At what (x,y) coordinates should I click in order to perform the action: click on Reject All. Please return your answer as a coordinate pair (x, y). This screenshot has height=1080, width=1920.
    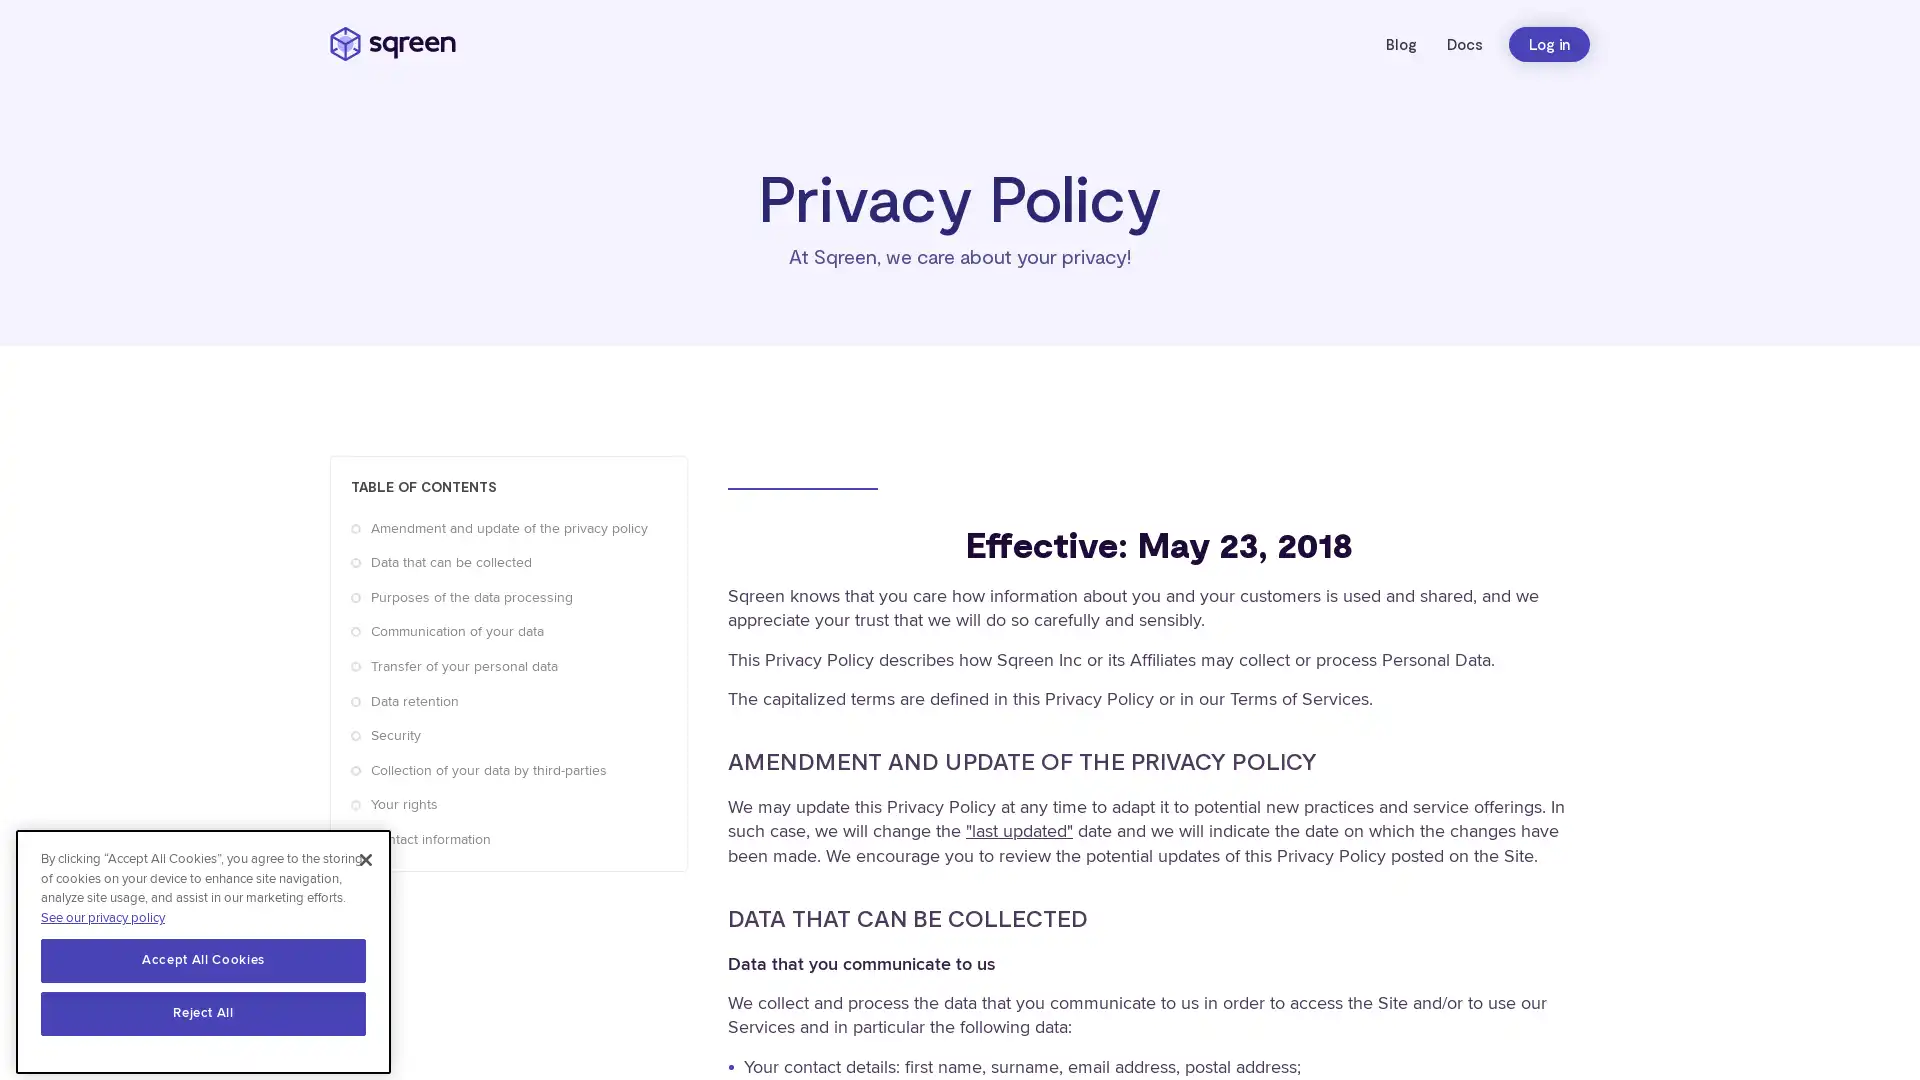
    Looking at the image, I should click on (203, 1005).